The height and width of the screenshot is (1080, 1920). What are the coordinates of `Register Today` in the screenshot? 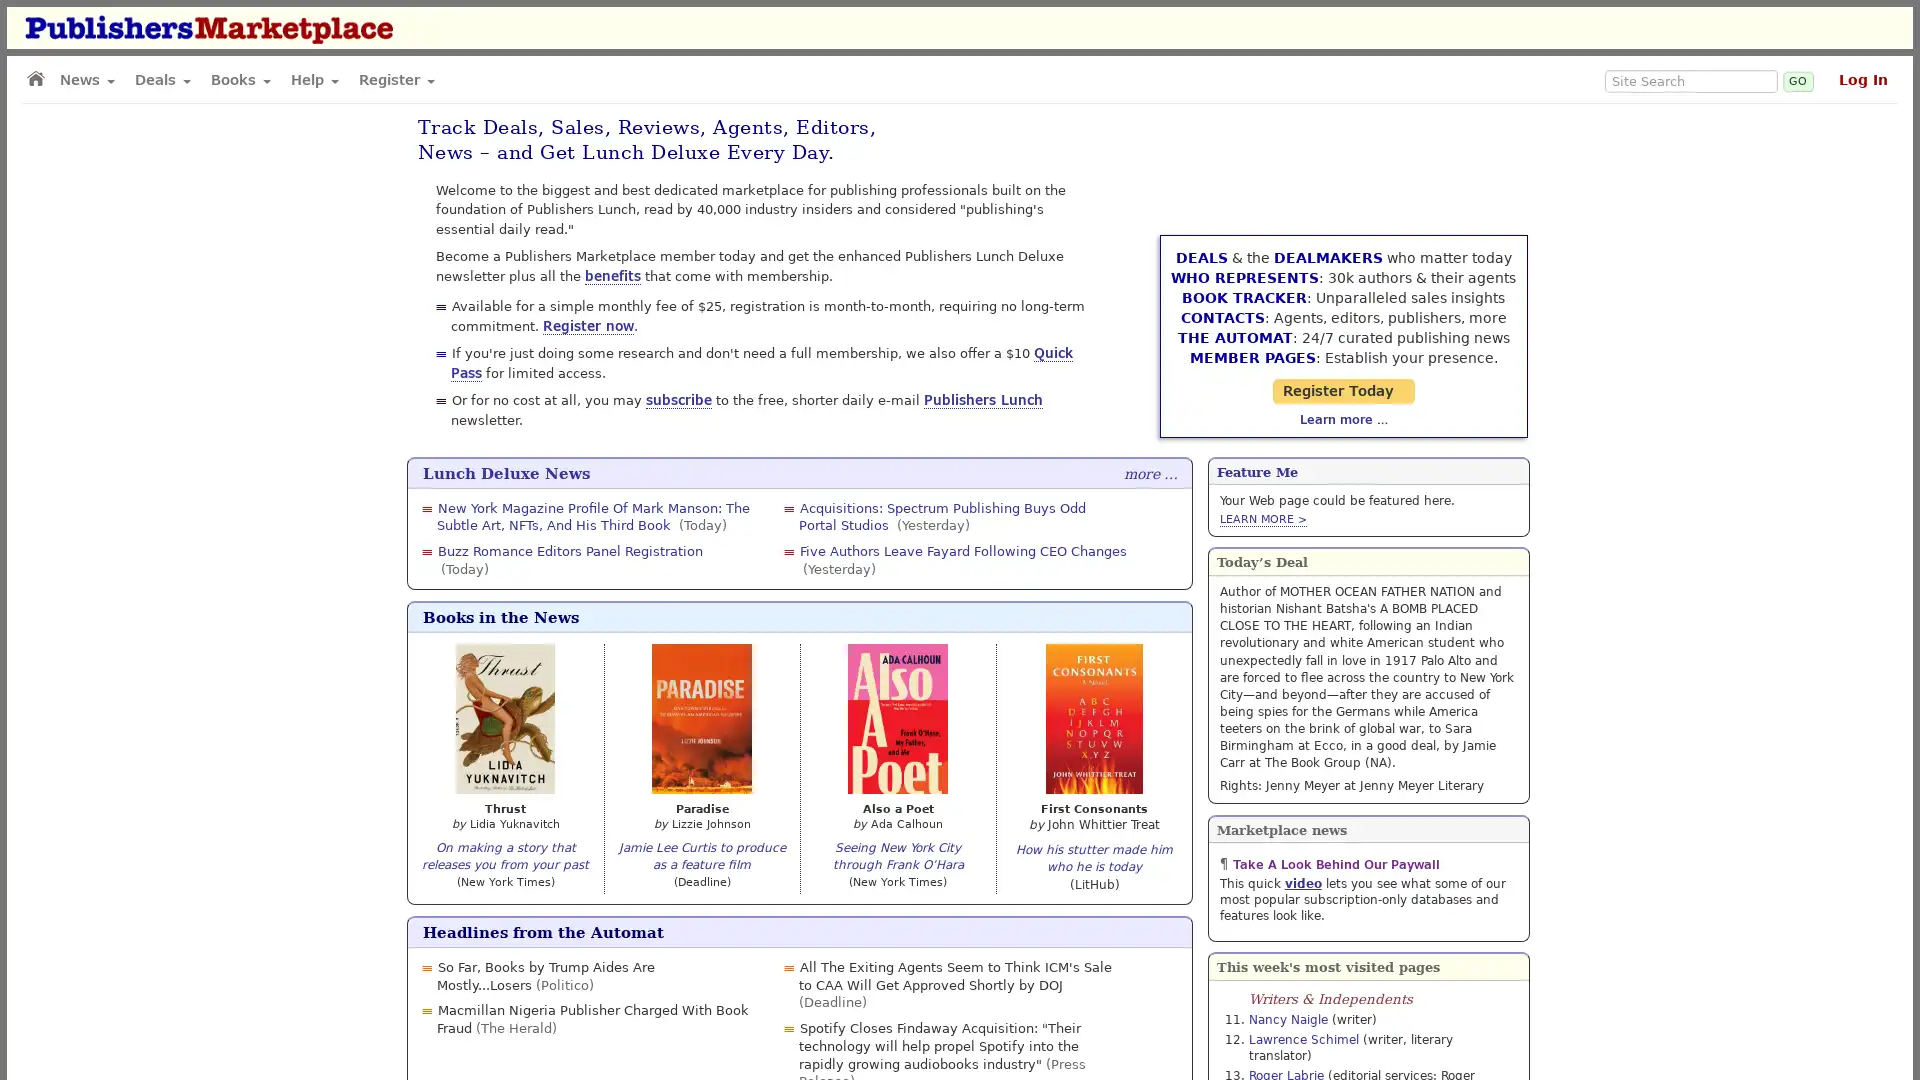 It's located at (1367, 350).